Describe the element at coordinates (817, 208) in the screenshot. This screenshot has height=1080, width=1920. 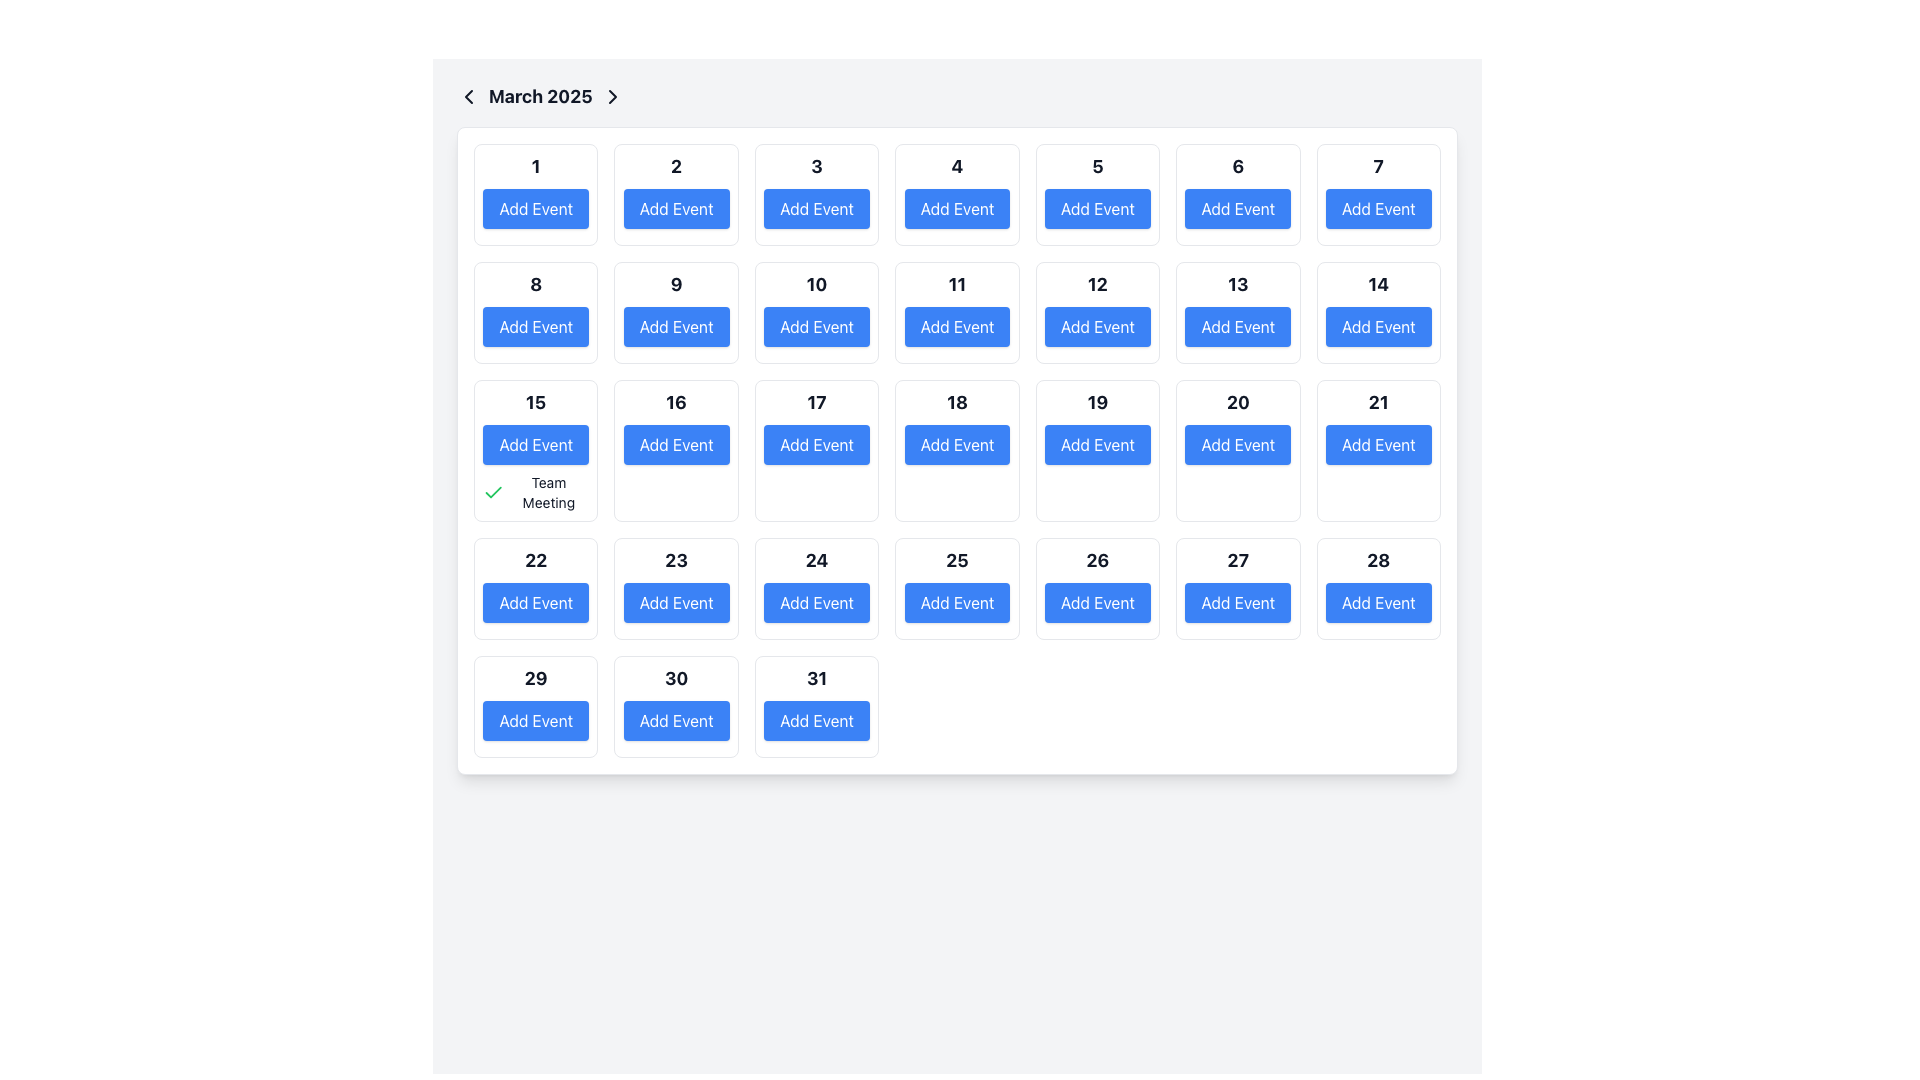
I see `the 'Add Event' button, which is a rectangular button with a blue background and white text, located in the third cell of the top row of the calendar interface` at that location.